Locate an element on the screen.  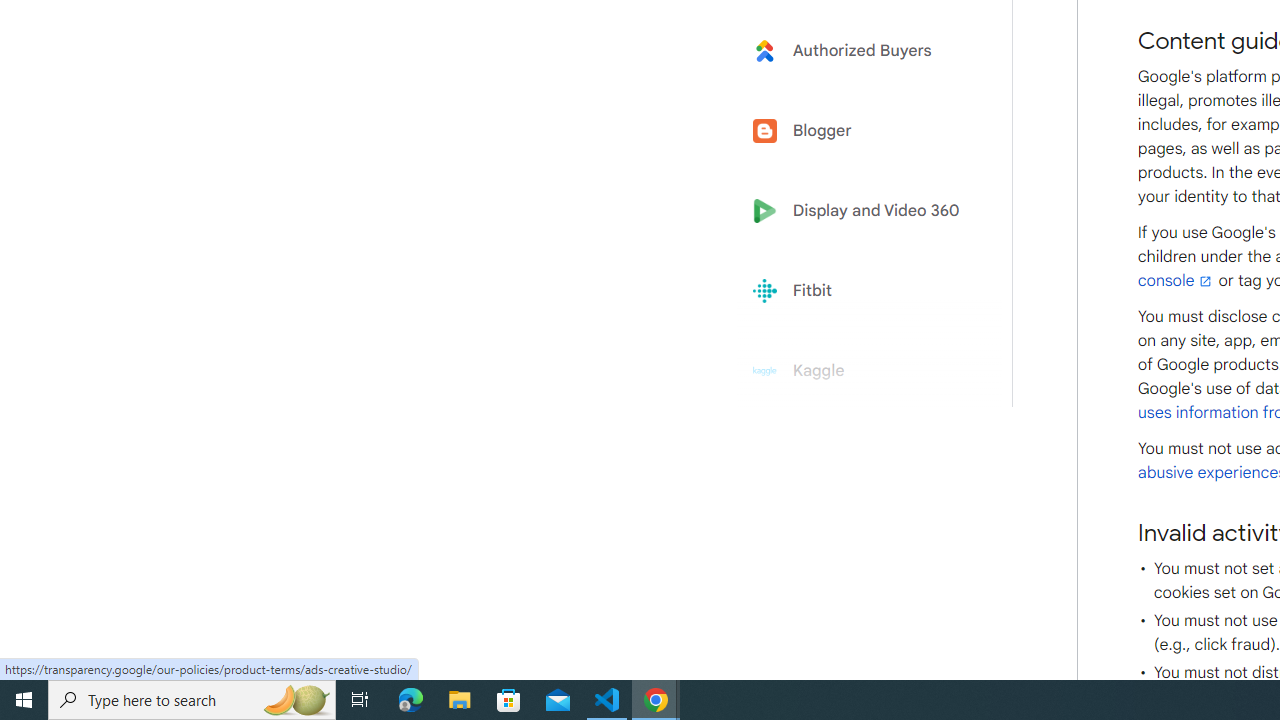
'Kaggle' is located at coordinates (862, 371).